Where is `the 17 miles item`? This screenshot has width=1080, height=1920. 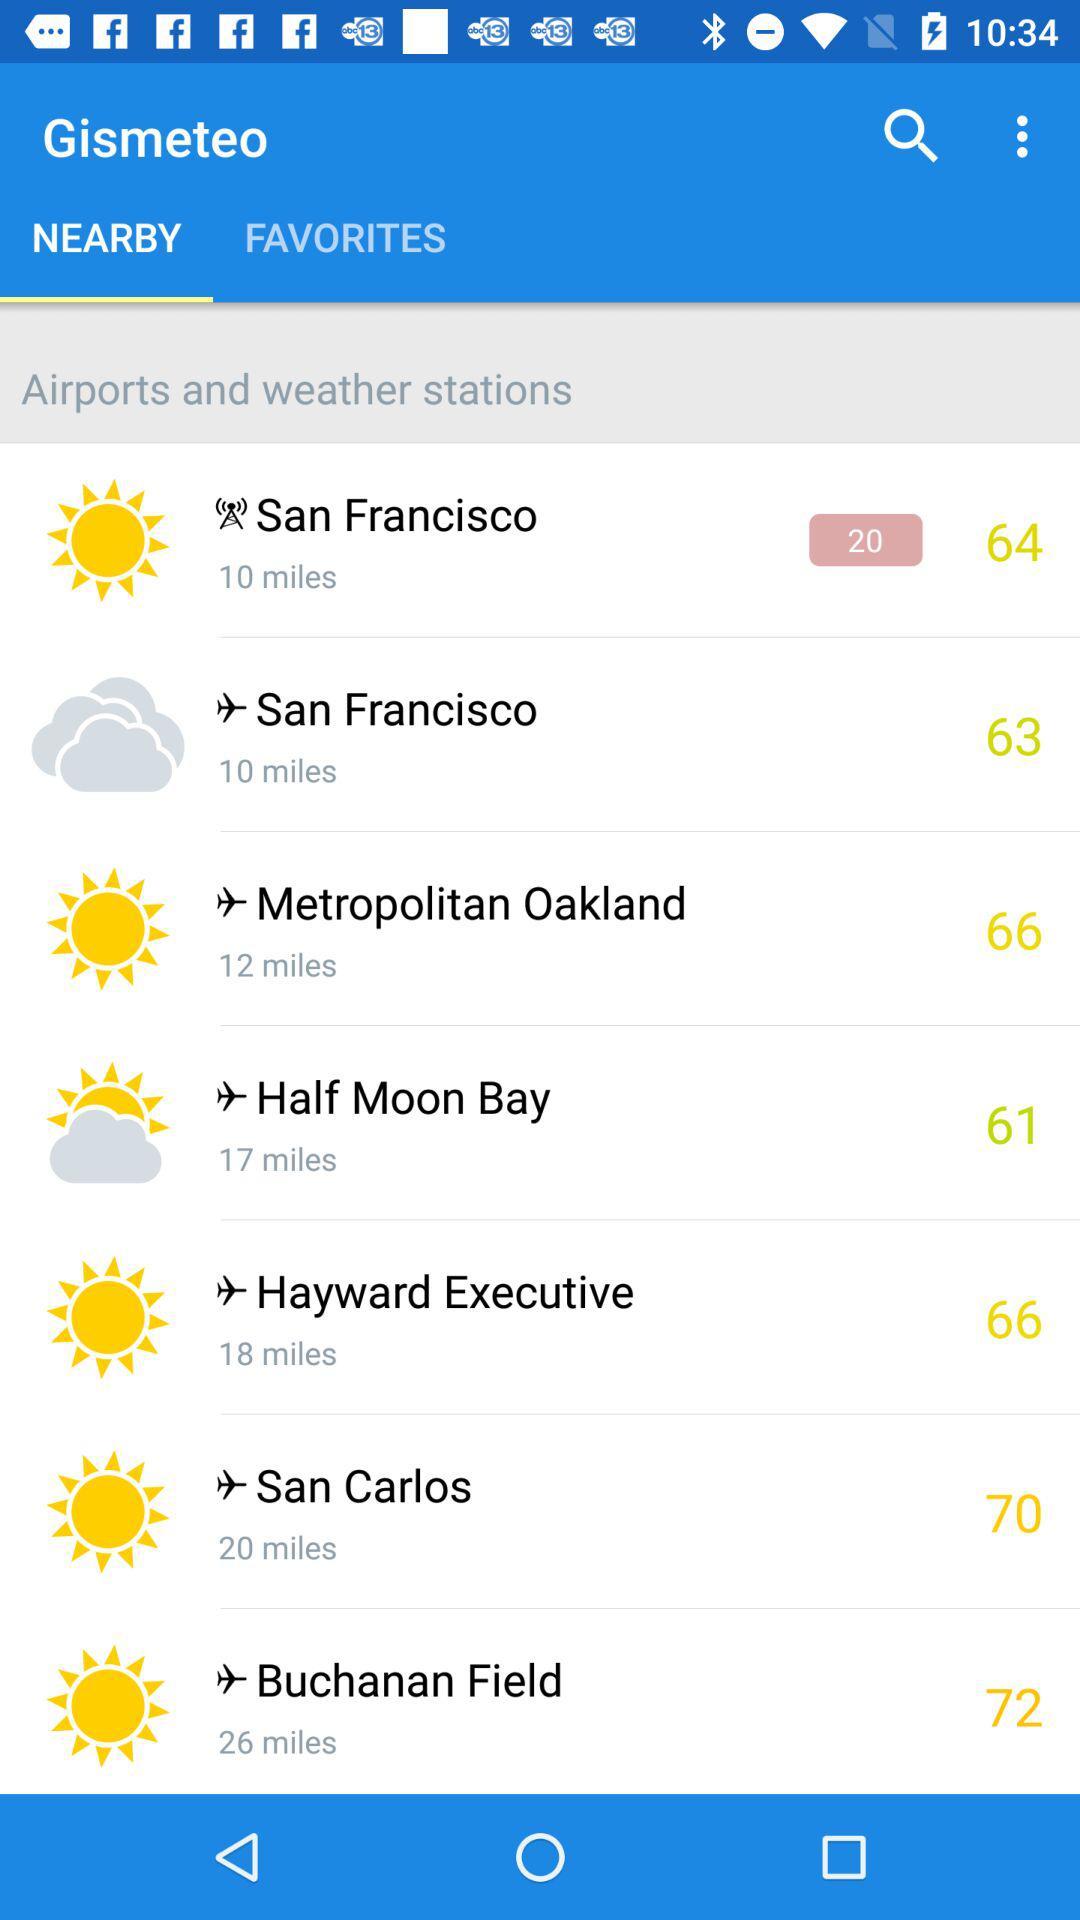
the 17 miles item is located at coordinates (568, 1158).